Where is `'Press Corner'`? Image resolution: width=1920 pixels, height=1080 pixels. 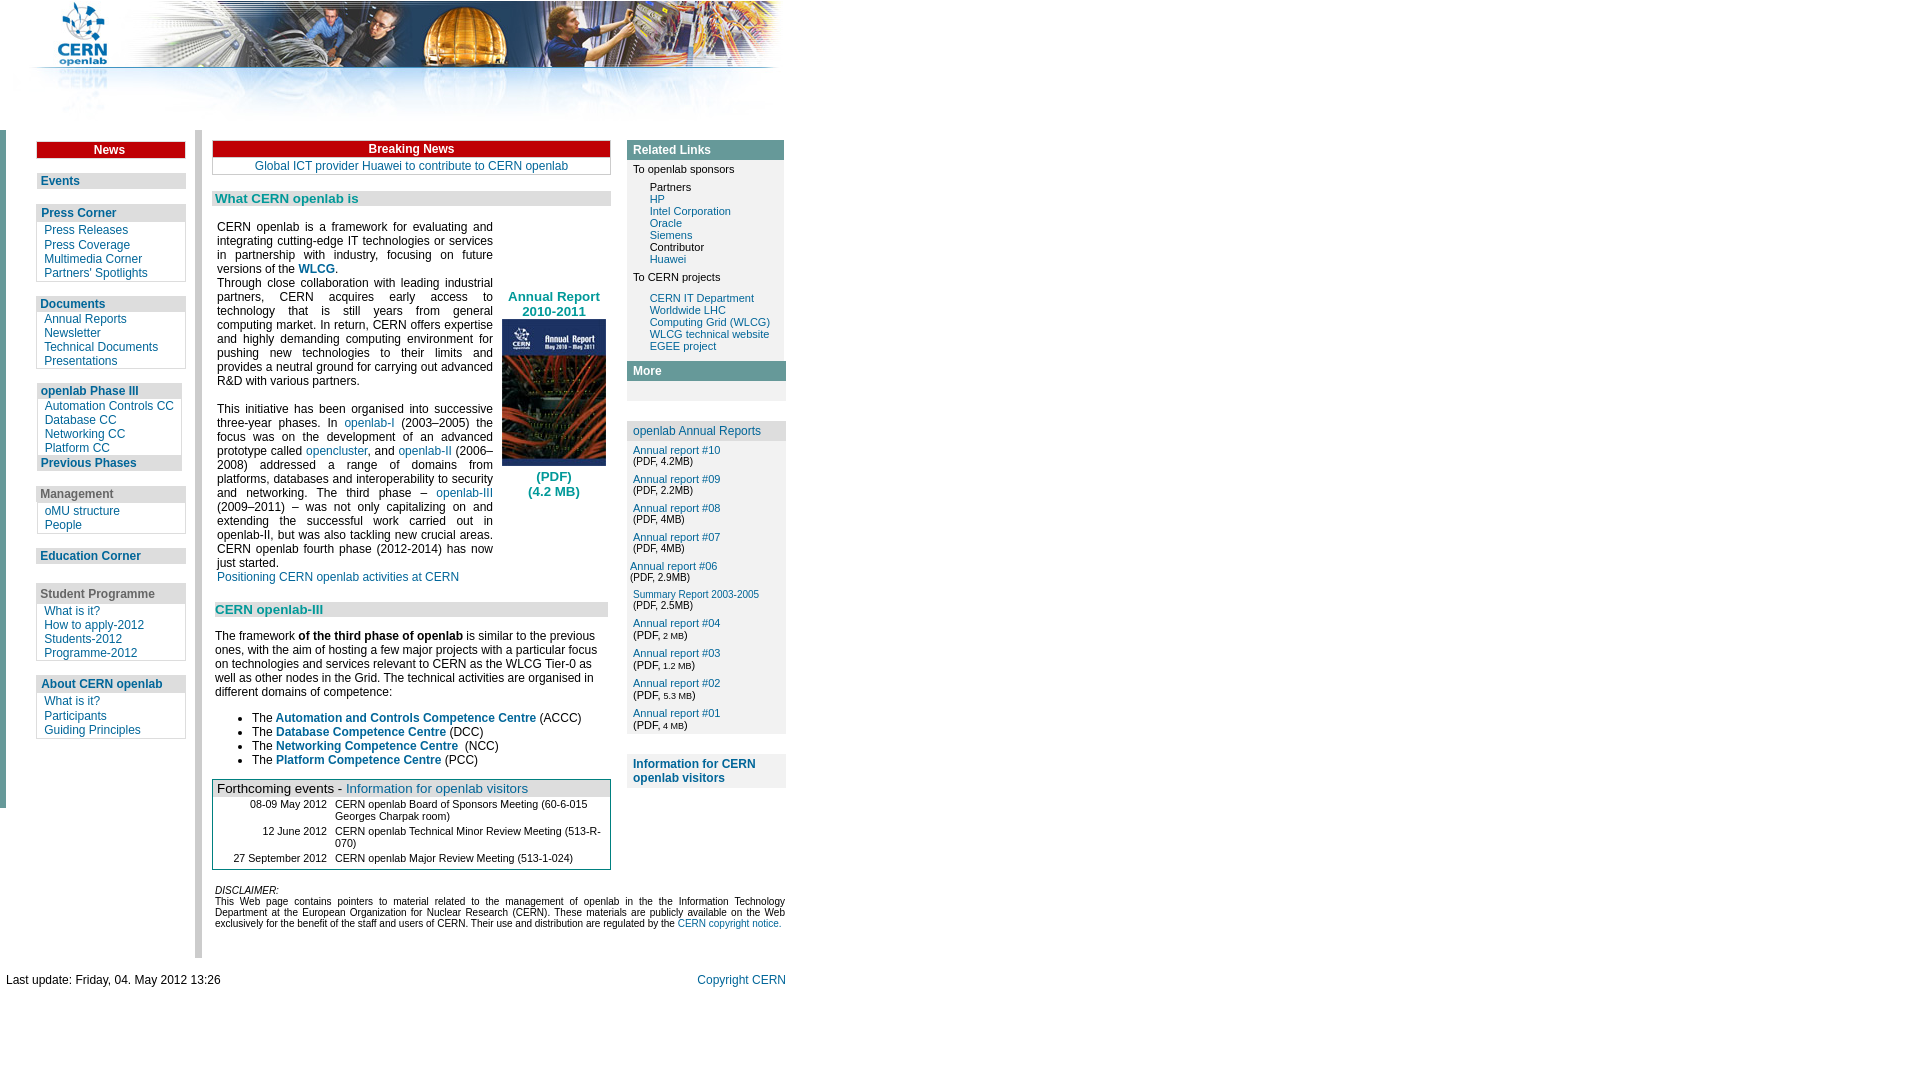 'Press Corner' is located at coordinates (78, 212).